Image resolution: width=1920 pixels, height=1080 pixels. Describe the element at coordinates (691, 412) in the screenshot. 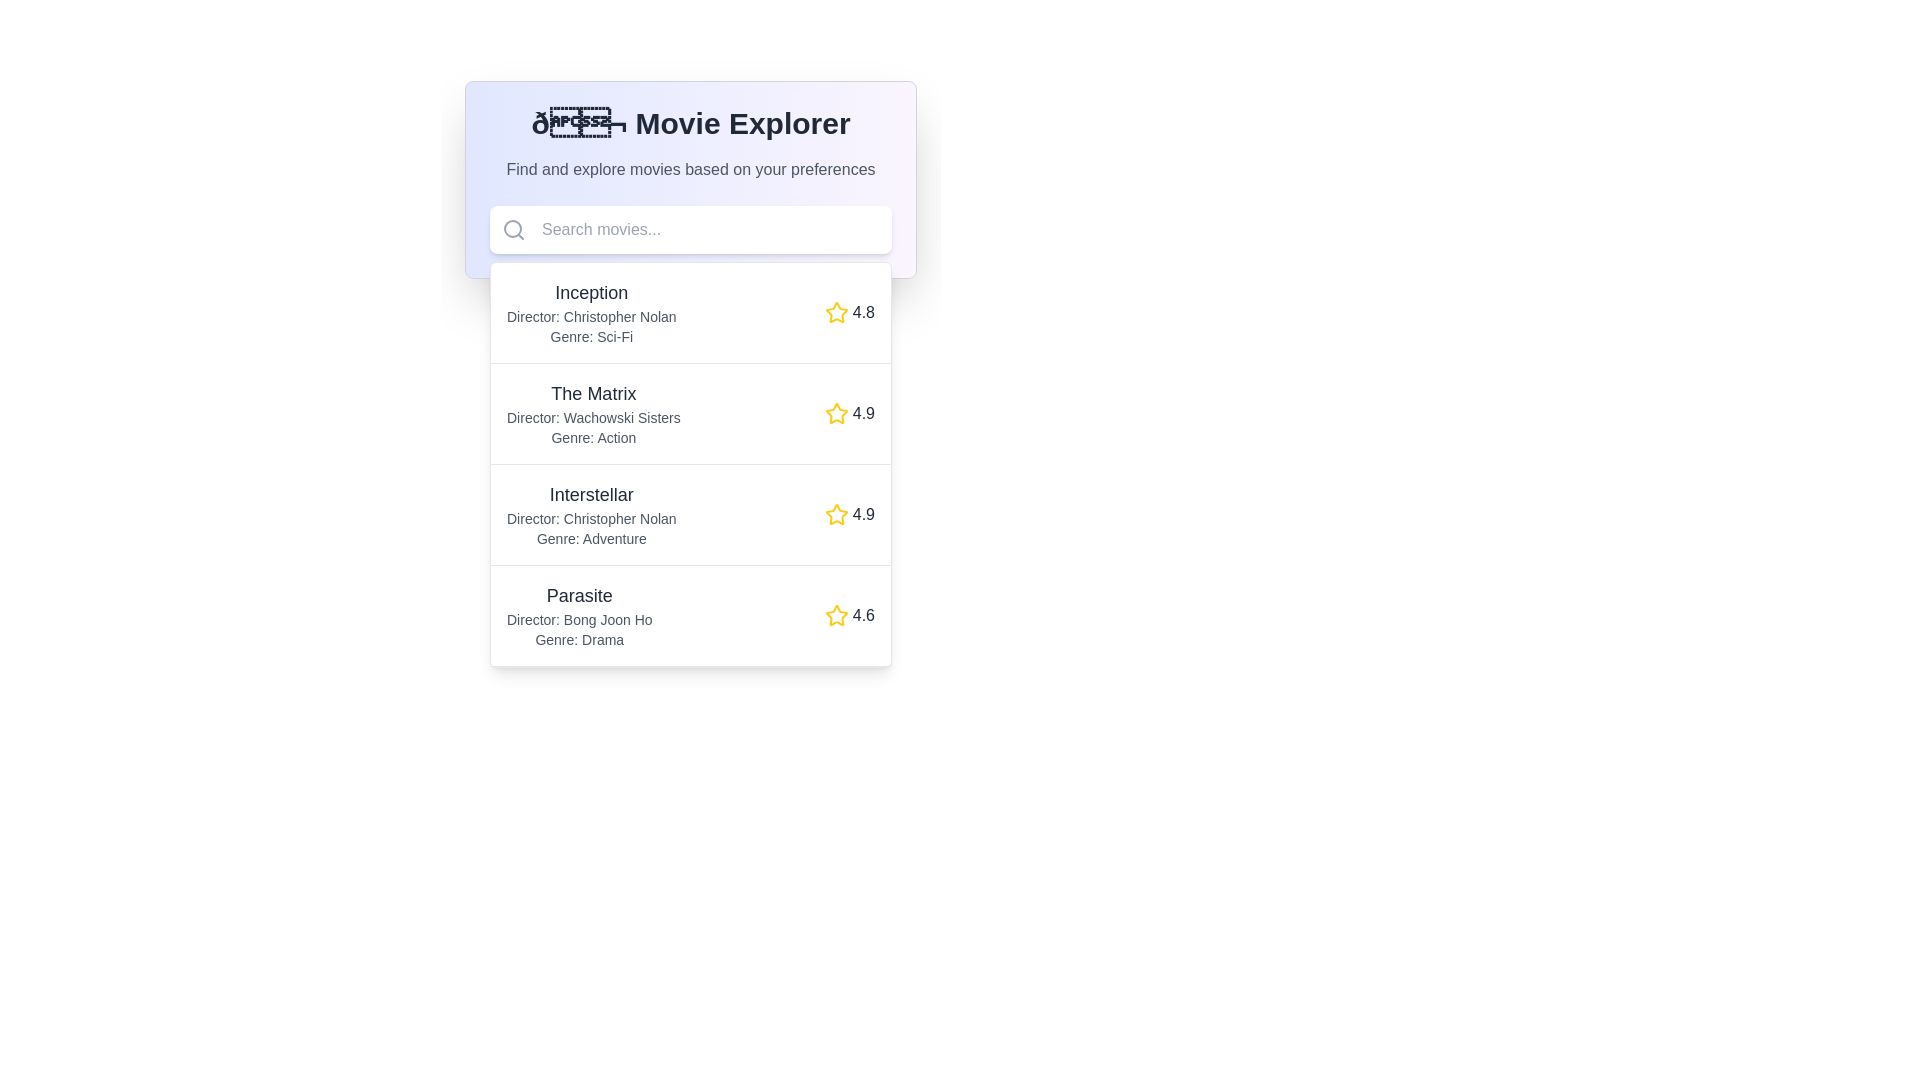

I see `the second movie item in the dropdown list, which provides details such as title, director, genre, and rating, located between 'Inception' and 'Interstellar'` at that location.